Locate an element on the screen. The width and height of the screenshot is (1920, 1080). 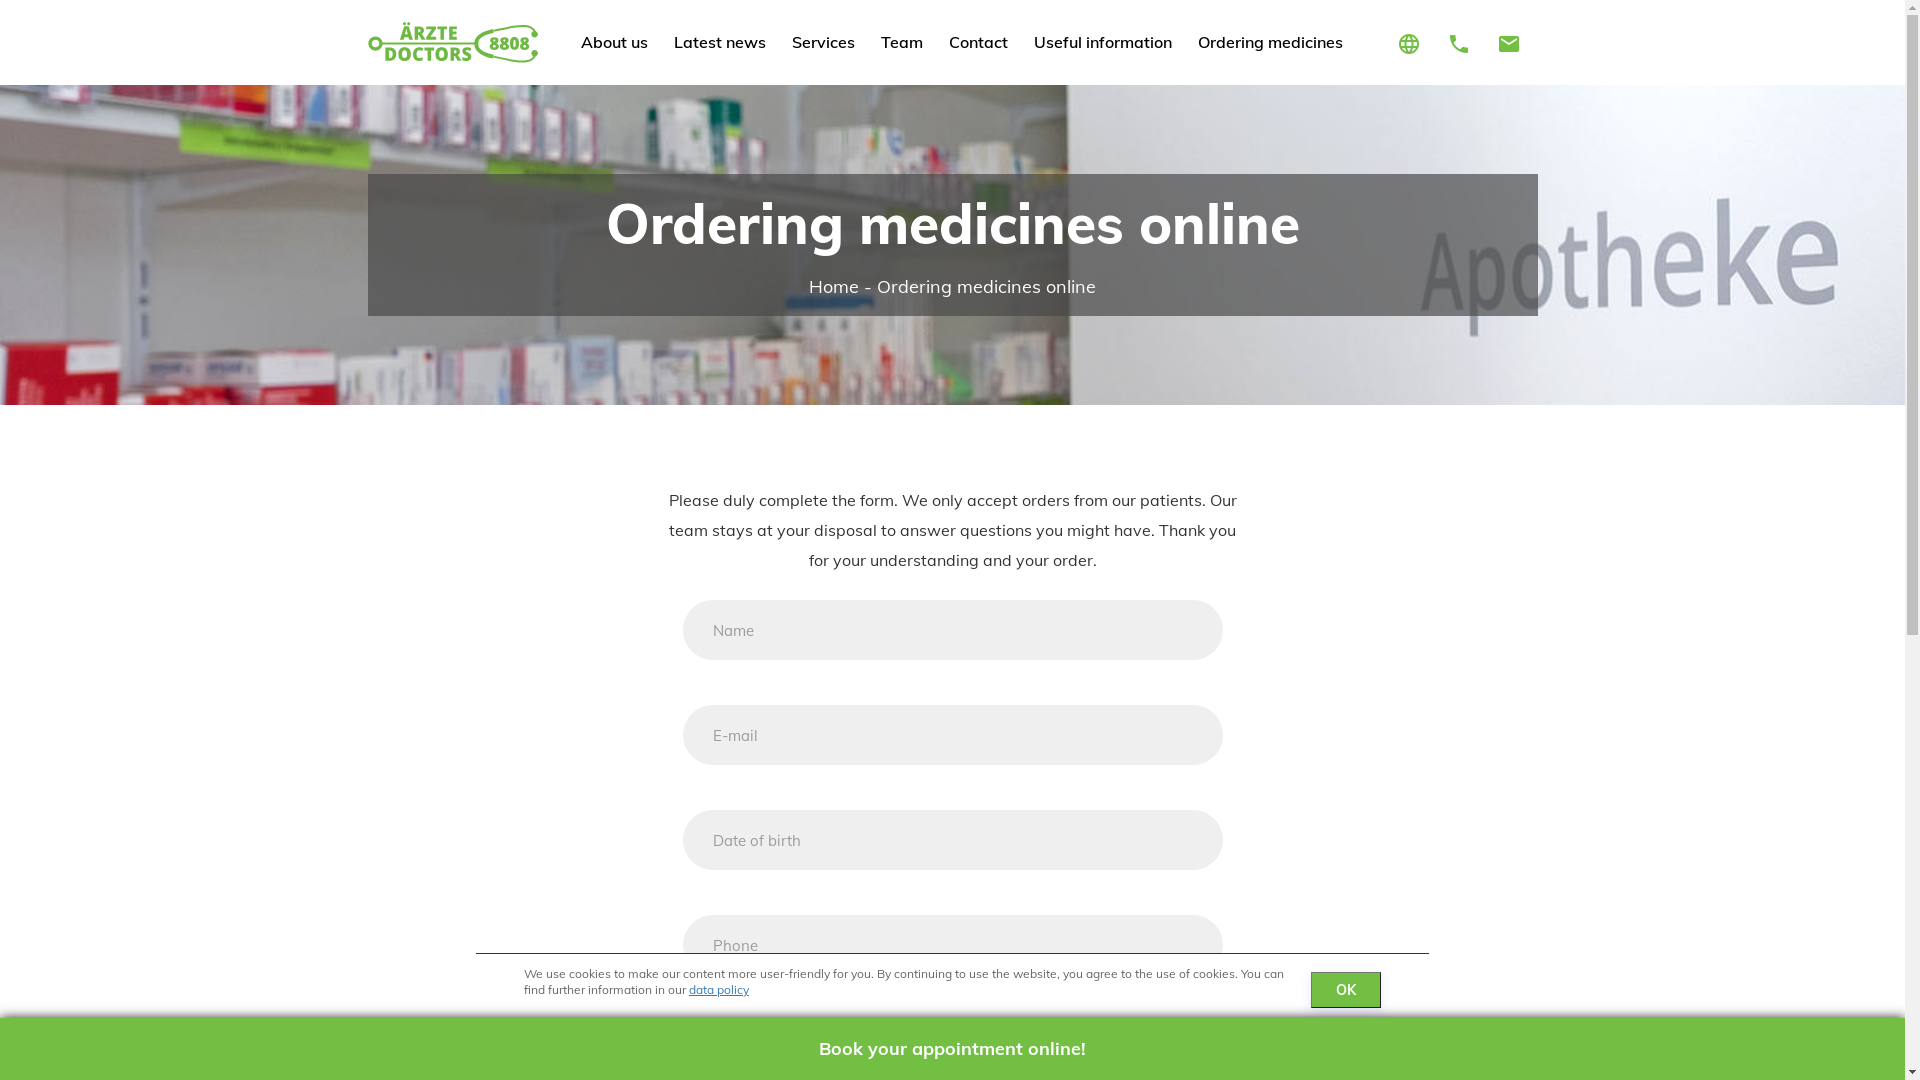
'Contact' is located at coordinates (978, 42).